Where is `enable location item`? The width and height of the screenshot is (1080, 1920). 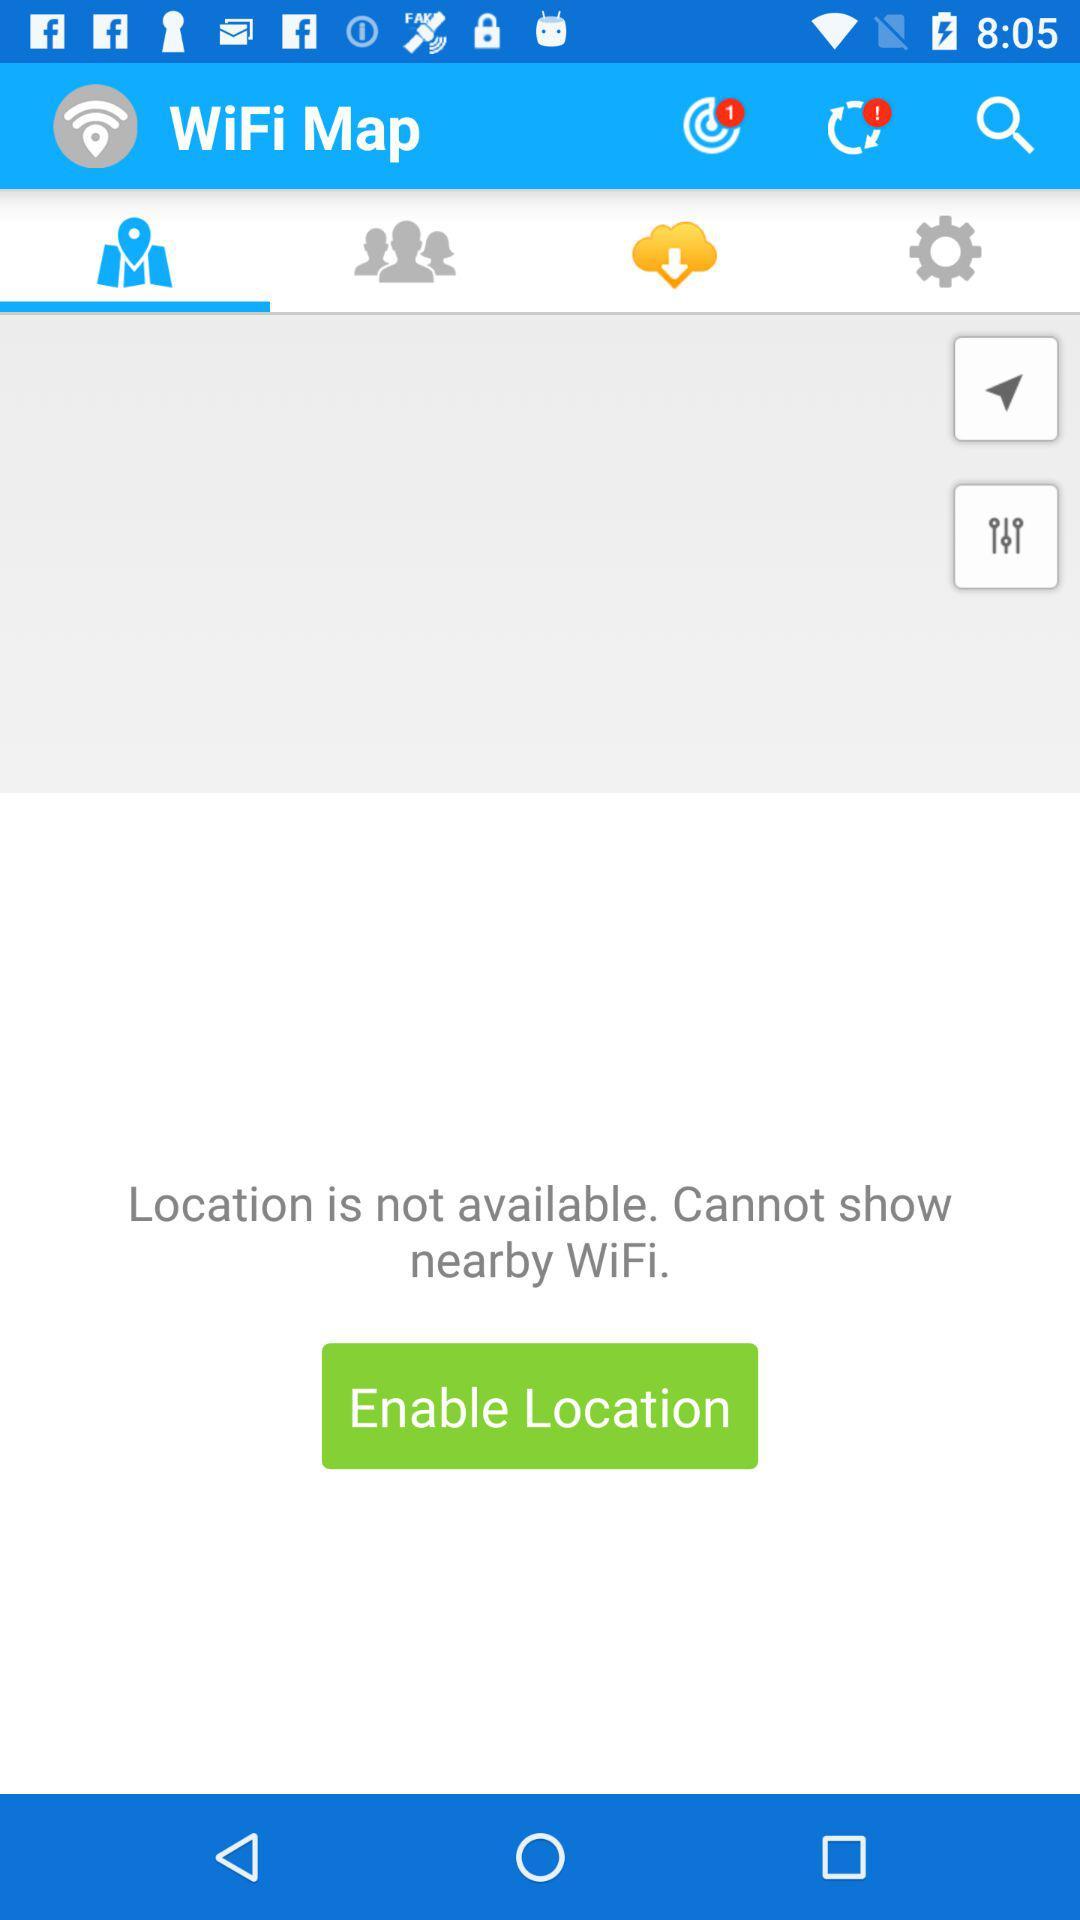
enable location item is located at coordinates (540, 1405).